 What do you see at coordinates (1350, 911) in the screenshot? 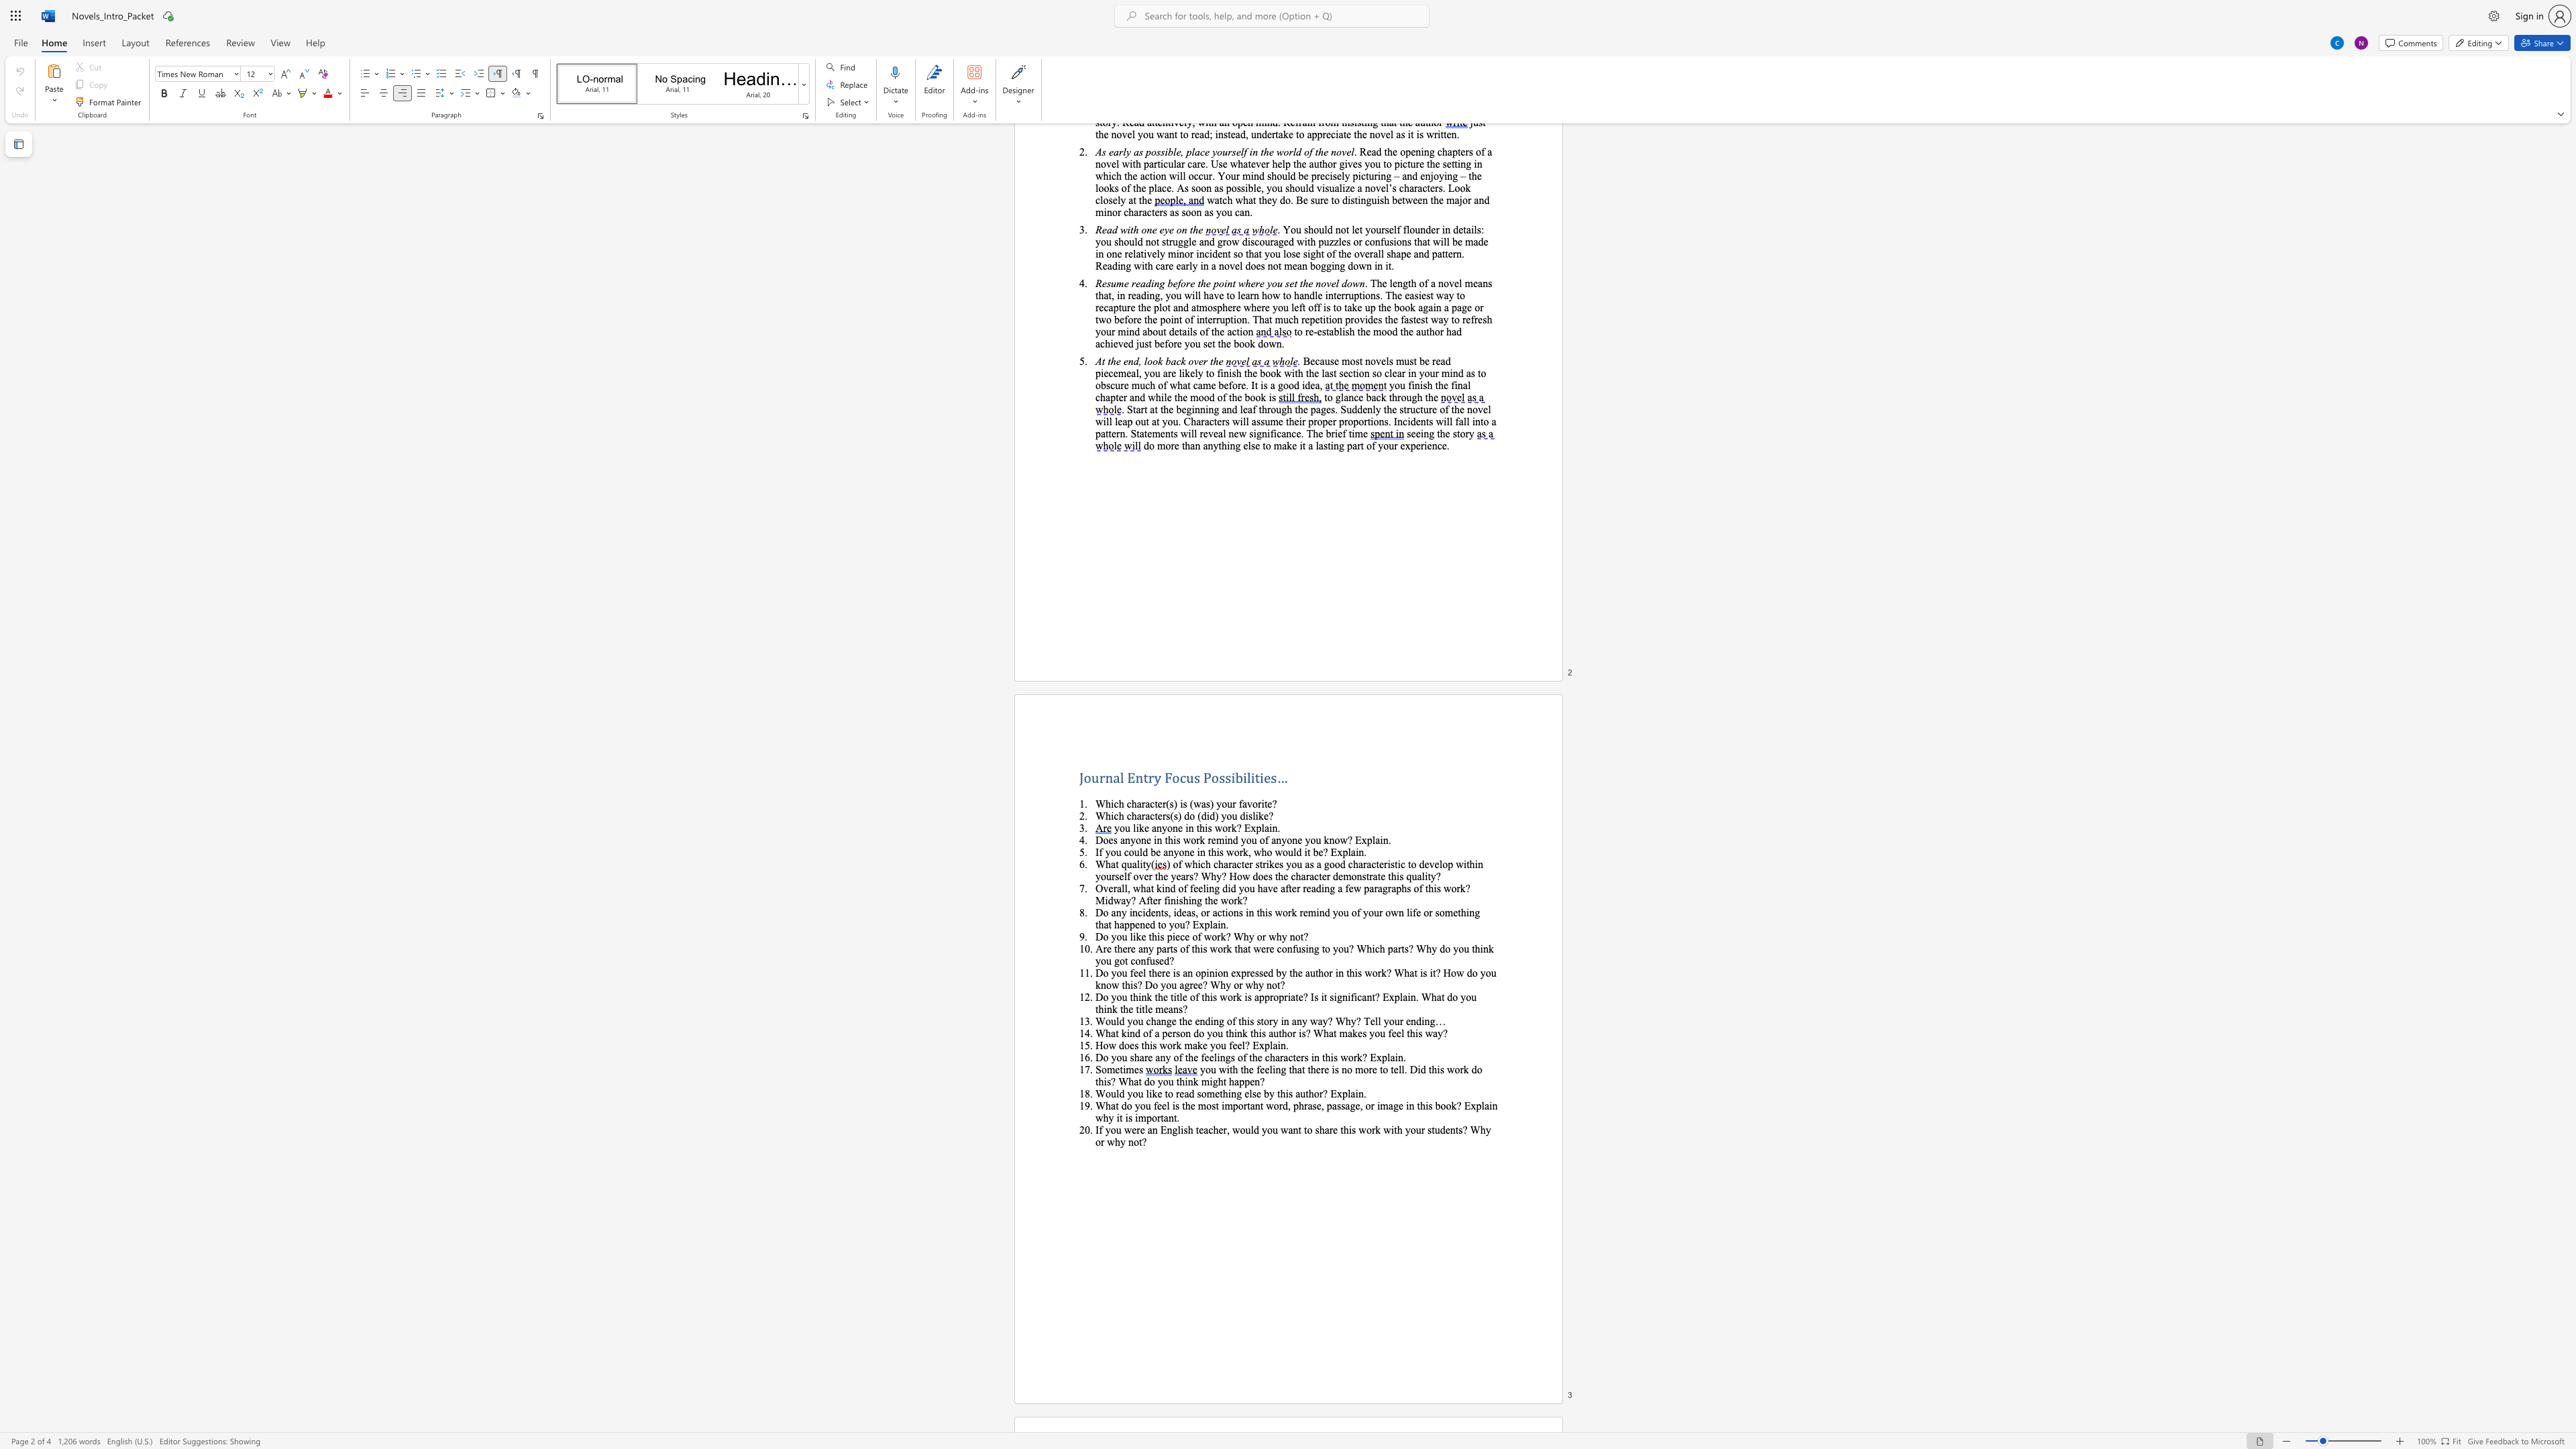
I see `the subset text "of your own life or something that happe" within the text "Do any incidents, ideas, or actions in this work remind you of your own life or something that happened to you? Explain."` at bounding box center [1350, 911].